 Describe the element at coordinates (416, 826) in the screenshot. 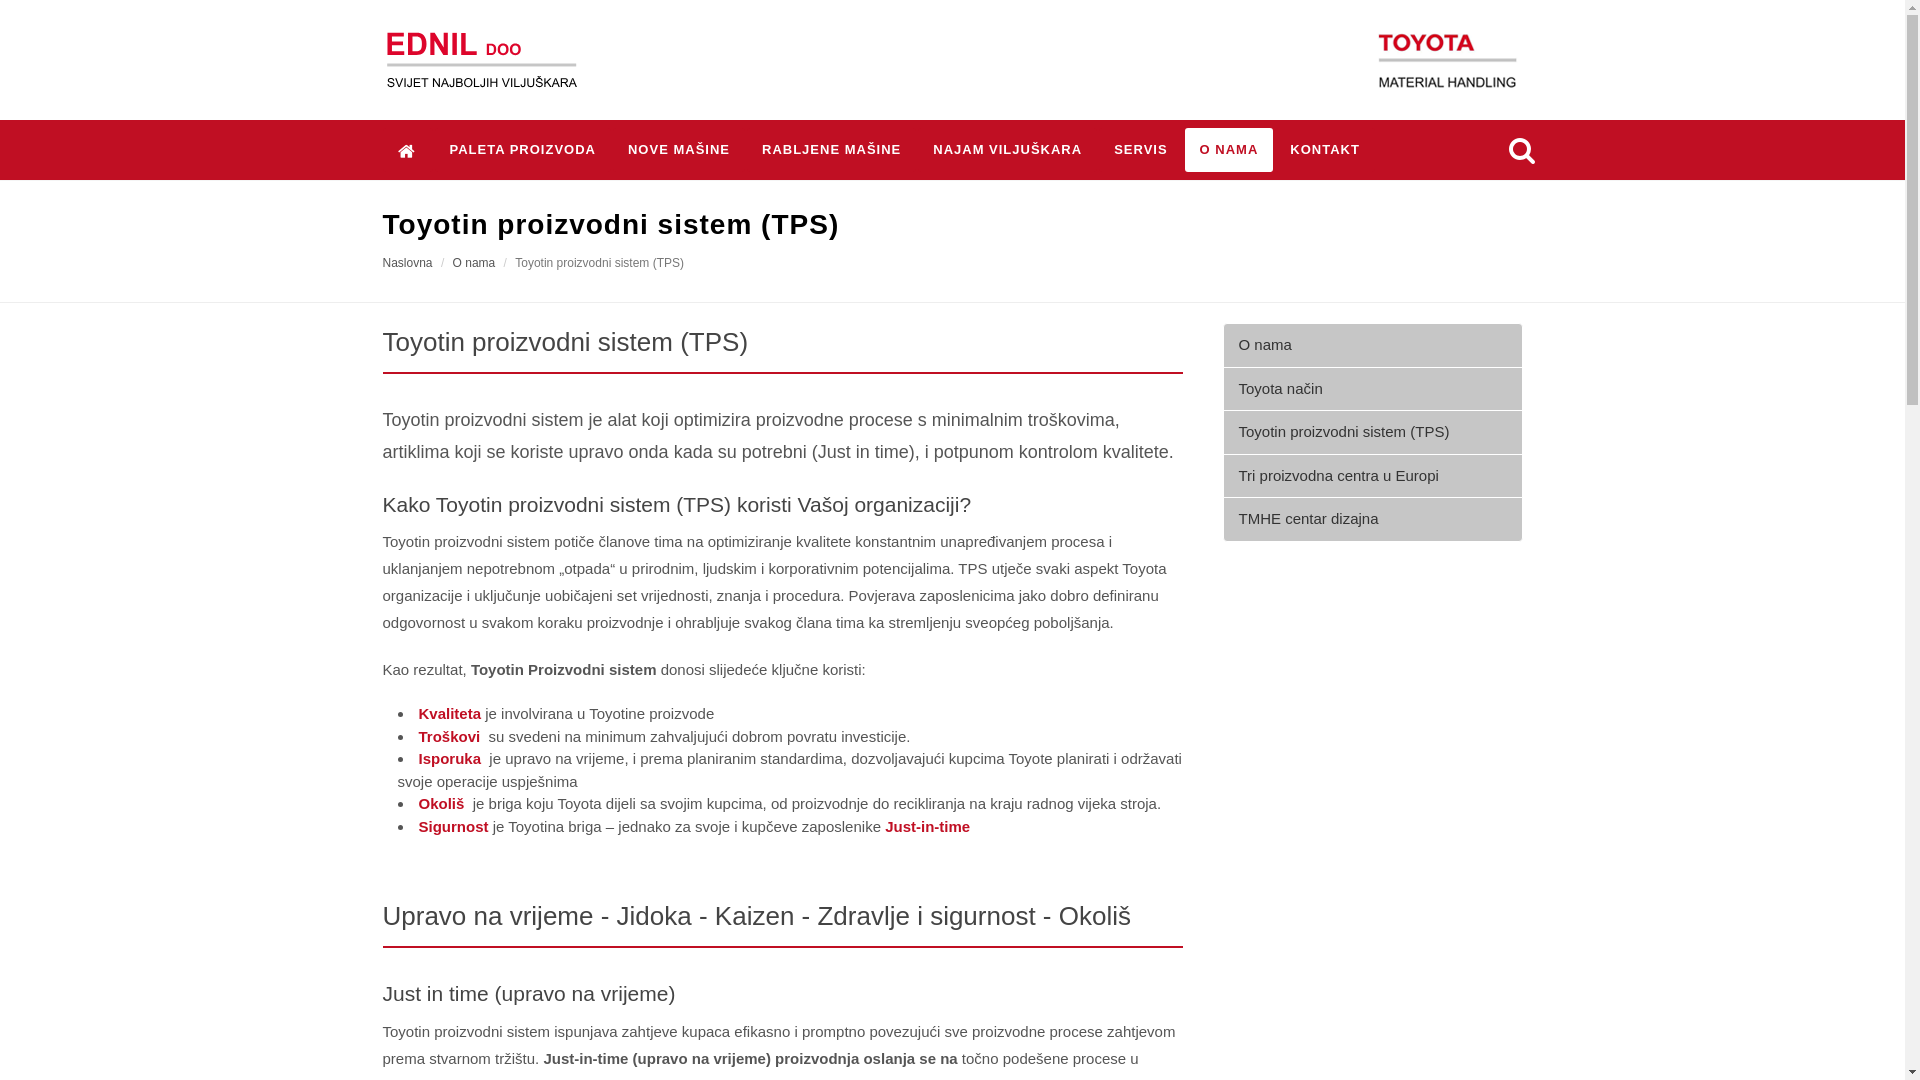

I see `'Sigurnost'` at that location.